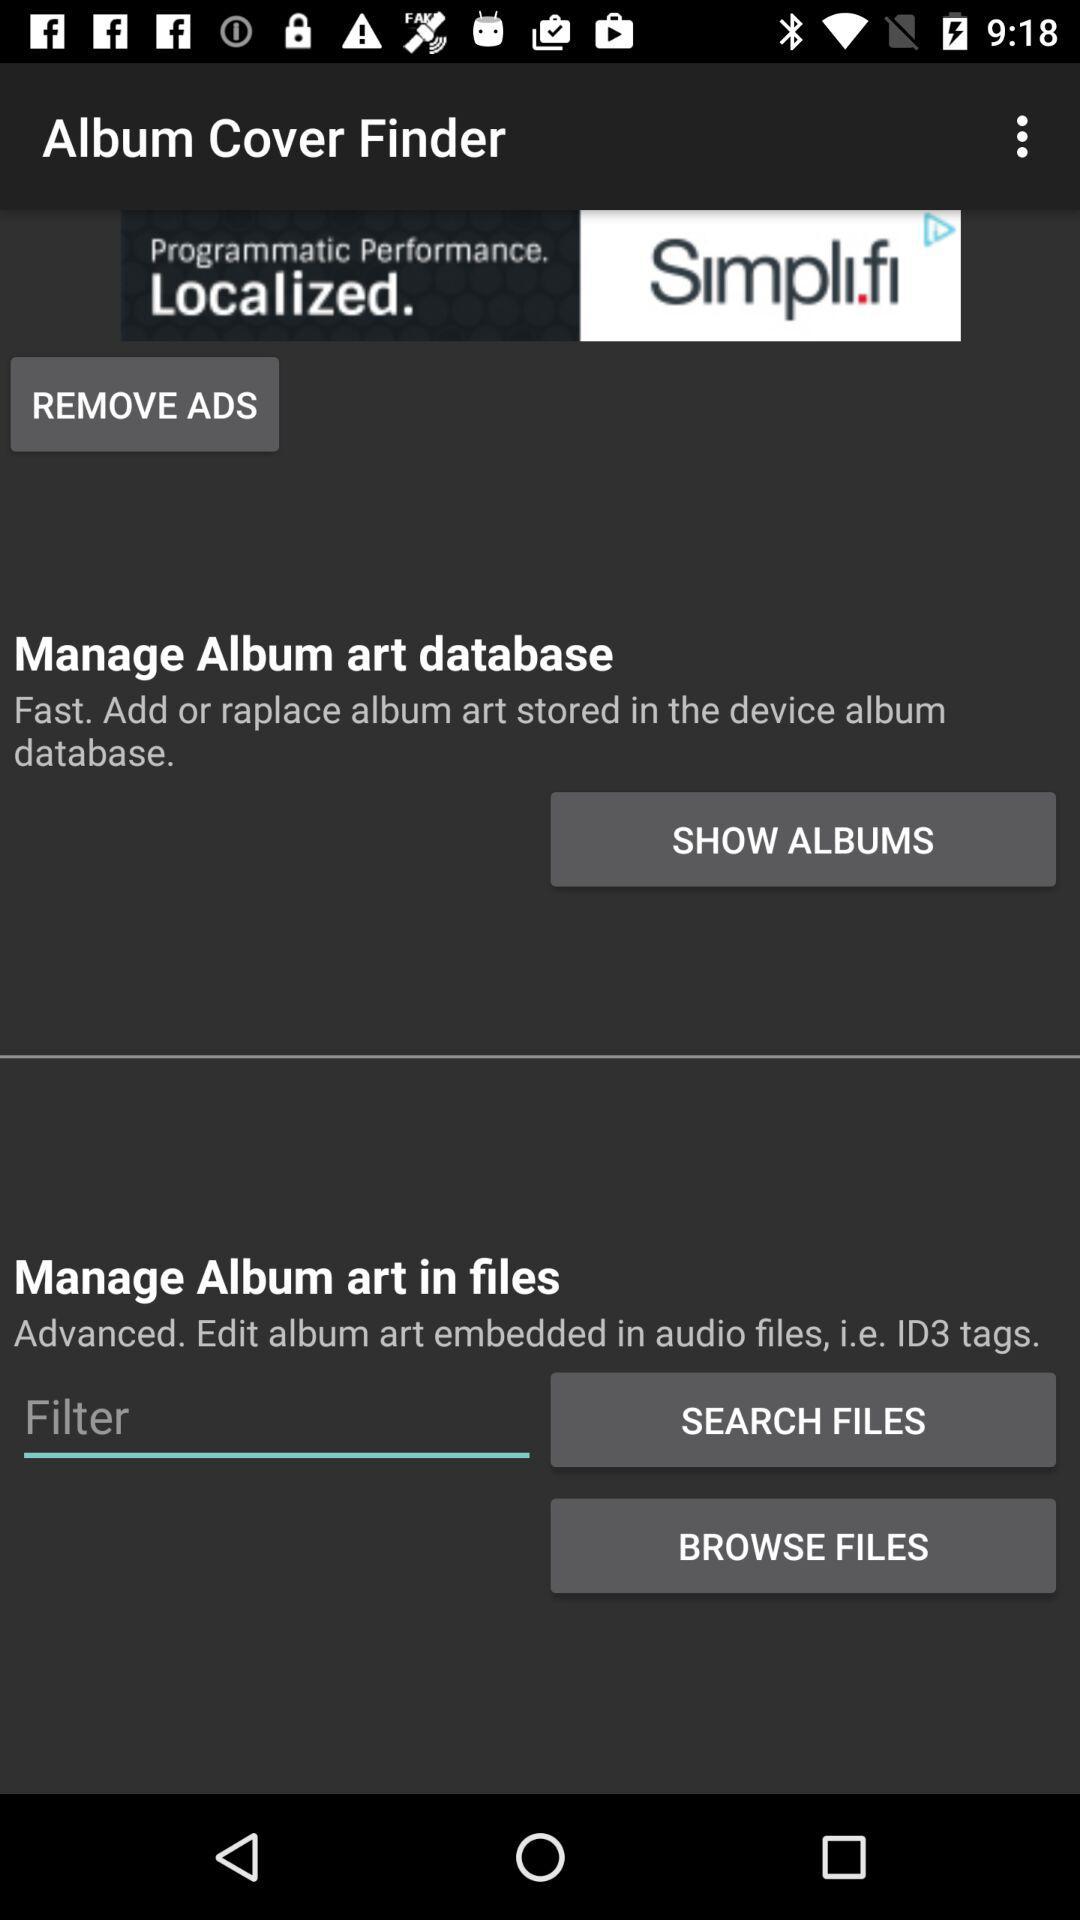 Image resolution: width=1080 pixels, height=1920 pixels. Describe the element at coordinates (540, 274) in the screenshot. I see `advertisement page` at that location.